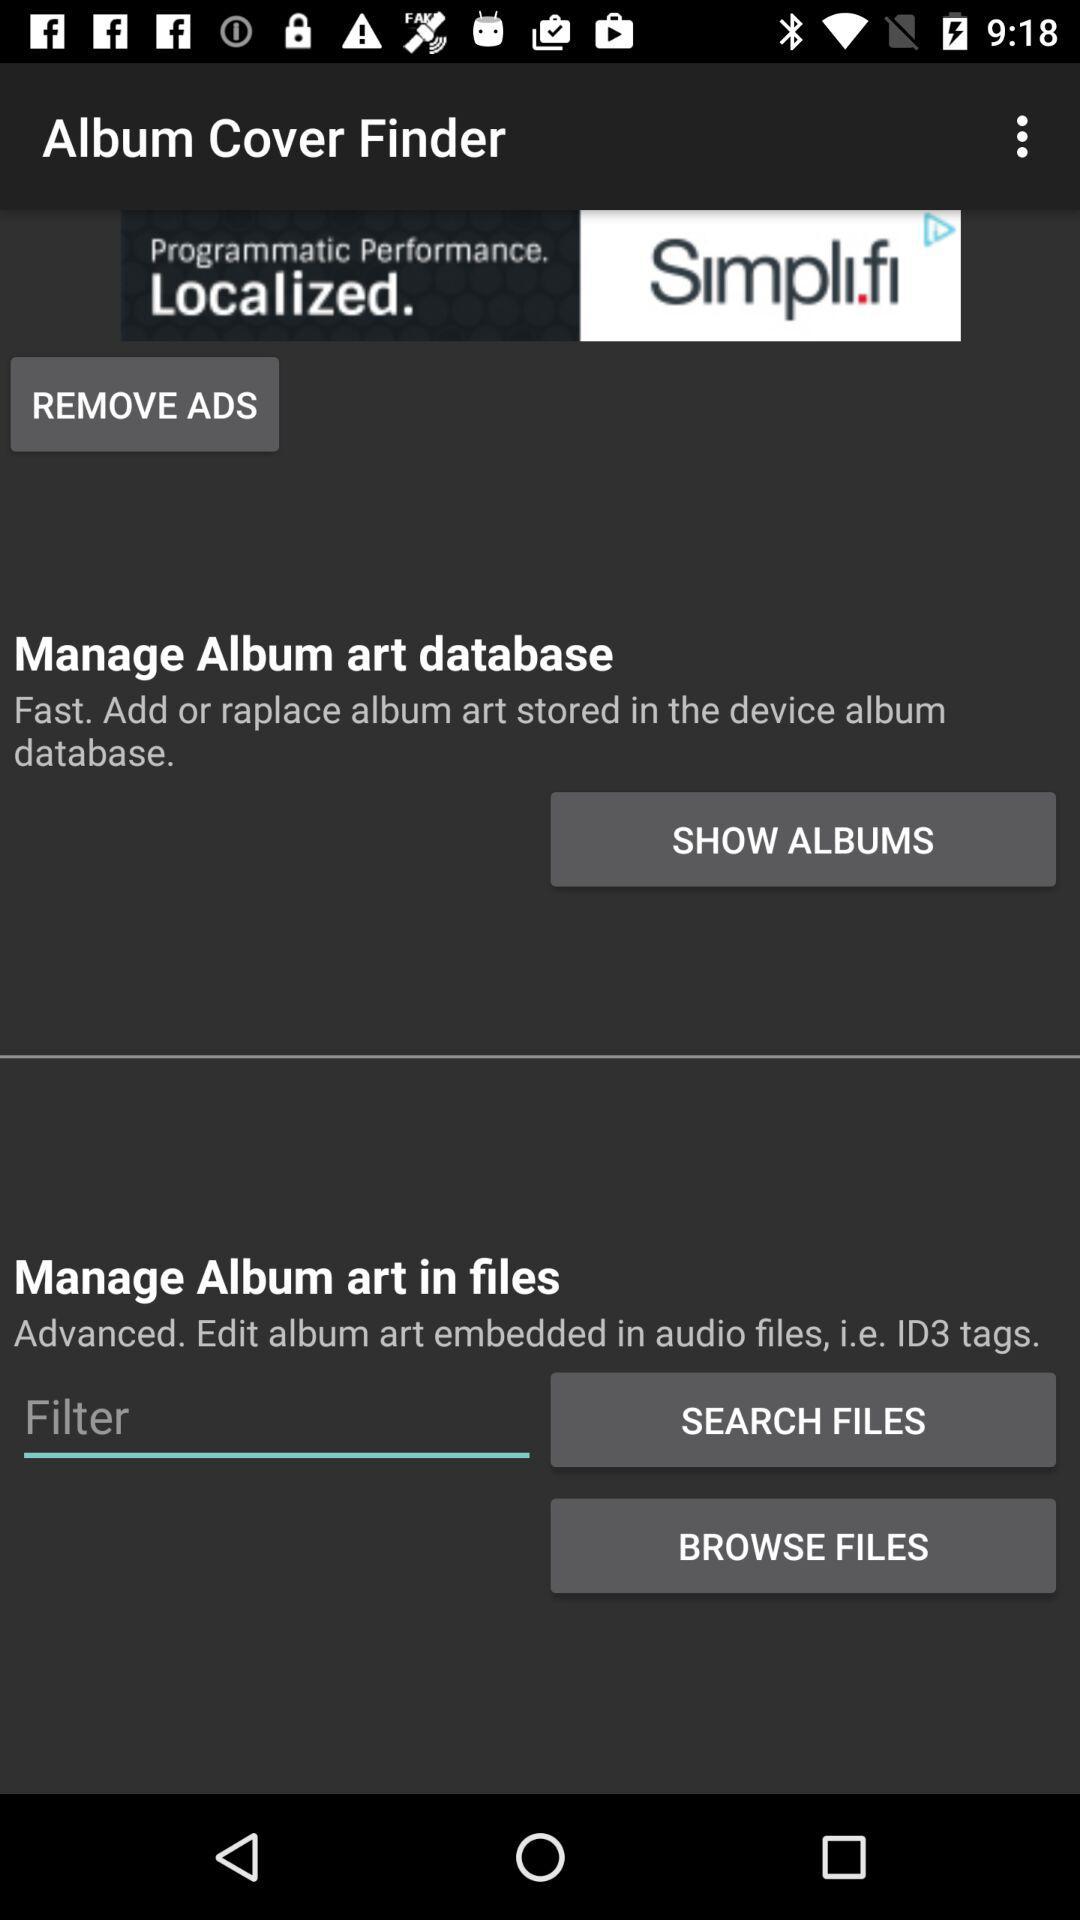 Image resolution: width=1080 pixels, height=1920 pixels. Describe the element at coordinates (540, 274) in the screenshot. I see `advertisement page` at that location.